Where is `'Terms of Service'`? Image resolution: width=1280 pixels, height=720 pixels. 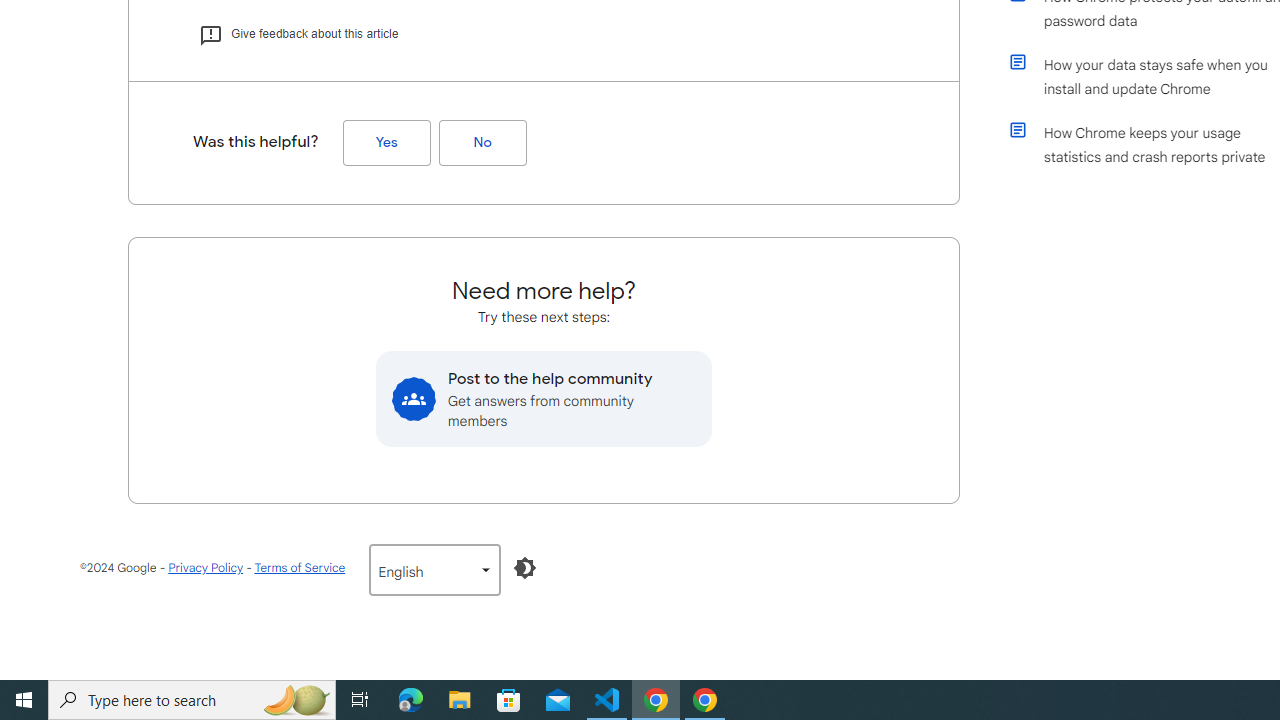
'Terms of Service' is located at coordinates (298, 567).